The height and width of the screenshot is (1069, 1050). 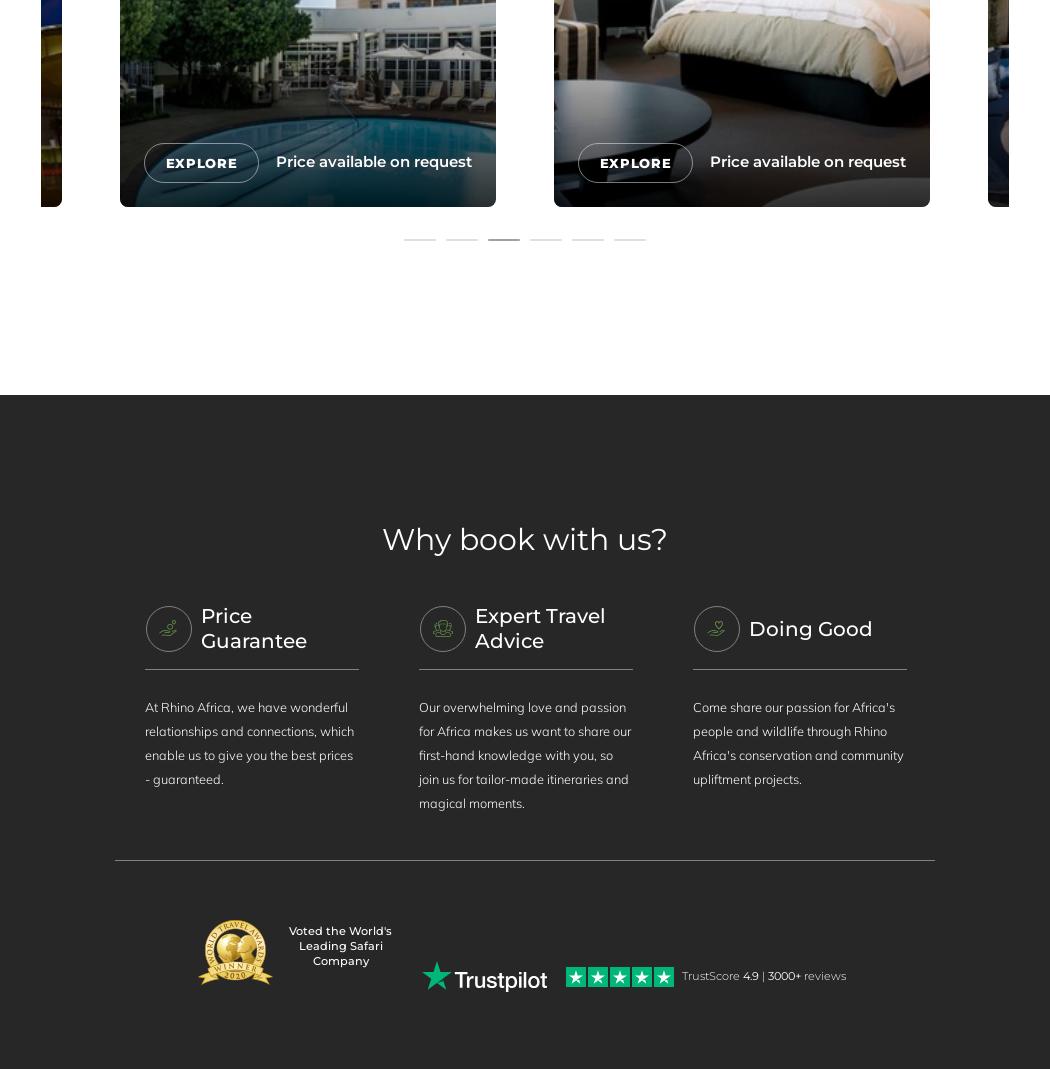 What do you see at coordinates (808, 628) in the screenshot?
I see `'Doing Good'` at bounding box center [808, 628].